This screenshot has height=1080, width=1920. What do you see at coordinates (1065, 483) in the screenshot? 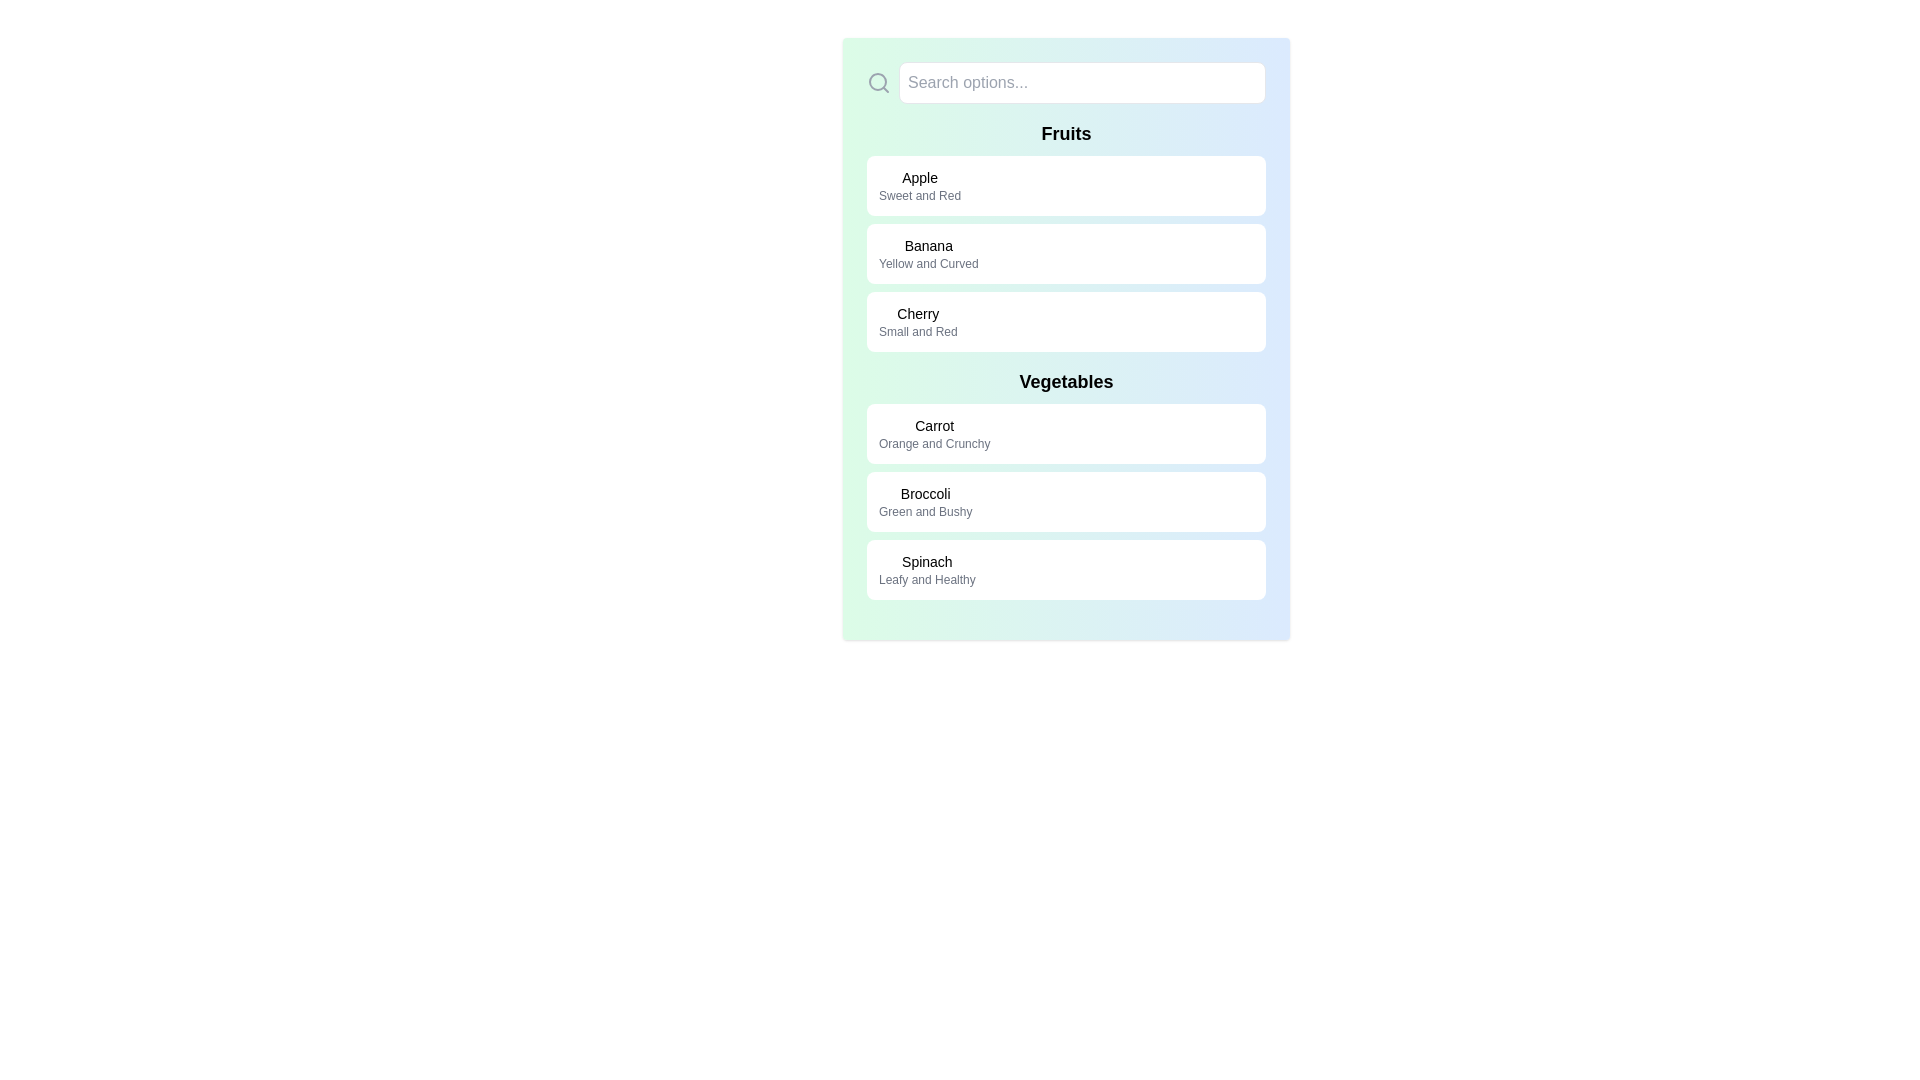
I see `the second list item in the 'Vegetables' section, labeled 'Broccoli'` at bounding box center [1065, 483].